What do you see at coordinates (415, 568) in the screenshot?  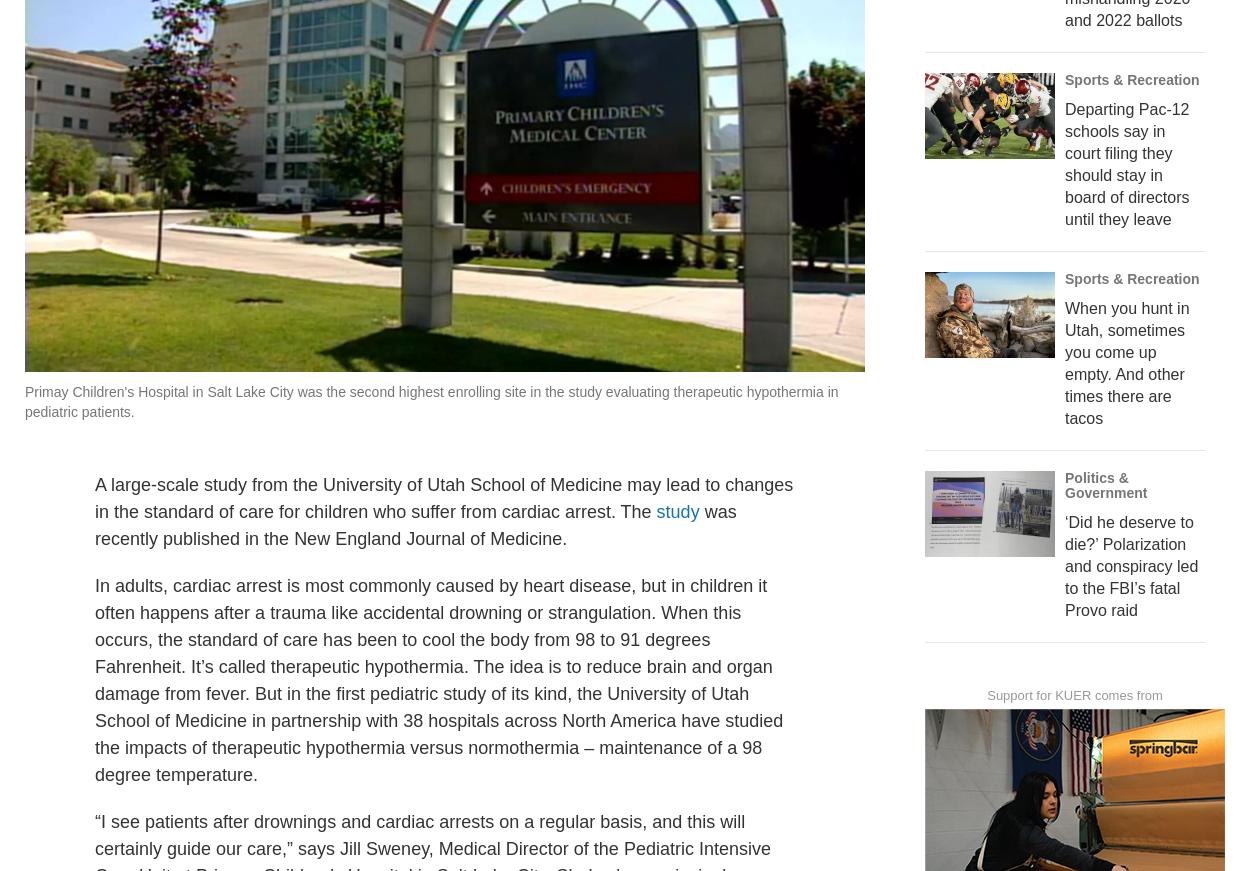 I see `'was recently published in the New England Journal of Medicine.'` at bounding box center [415, 568].